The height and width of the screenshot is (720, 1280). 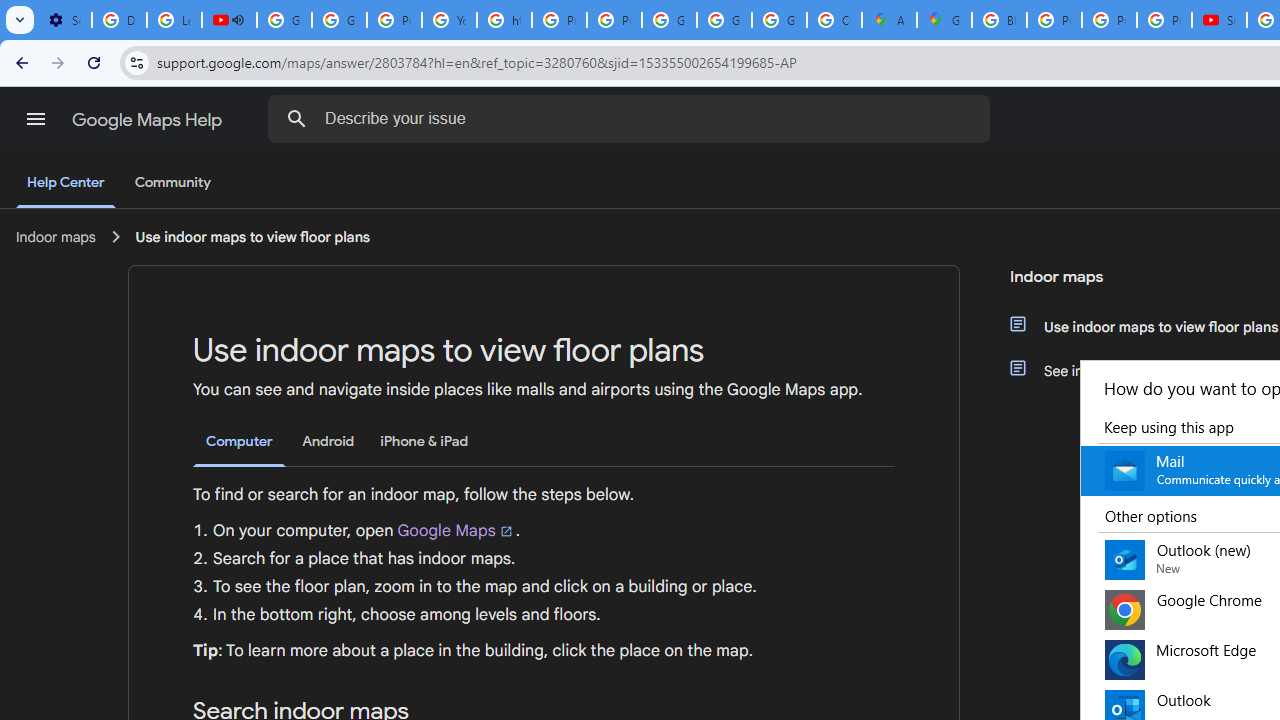 I want to click on 'Delete photos & videos - Computer - Google Photos Help', so click(x=118, y=20).